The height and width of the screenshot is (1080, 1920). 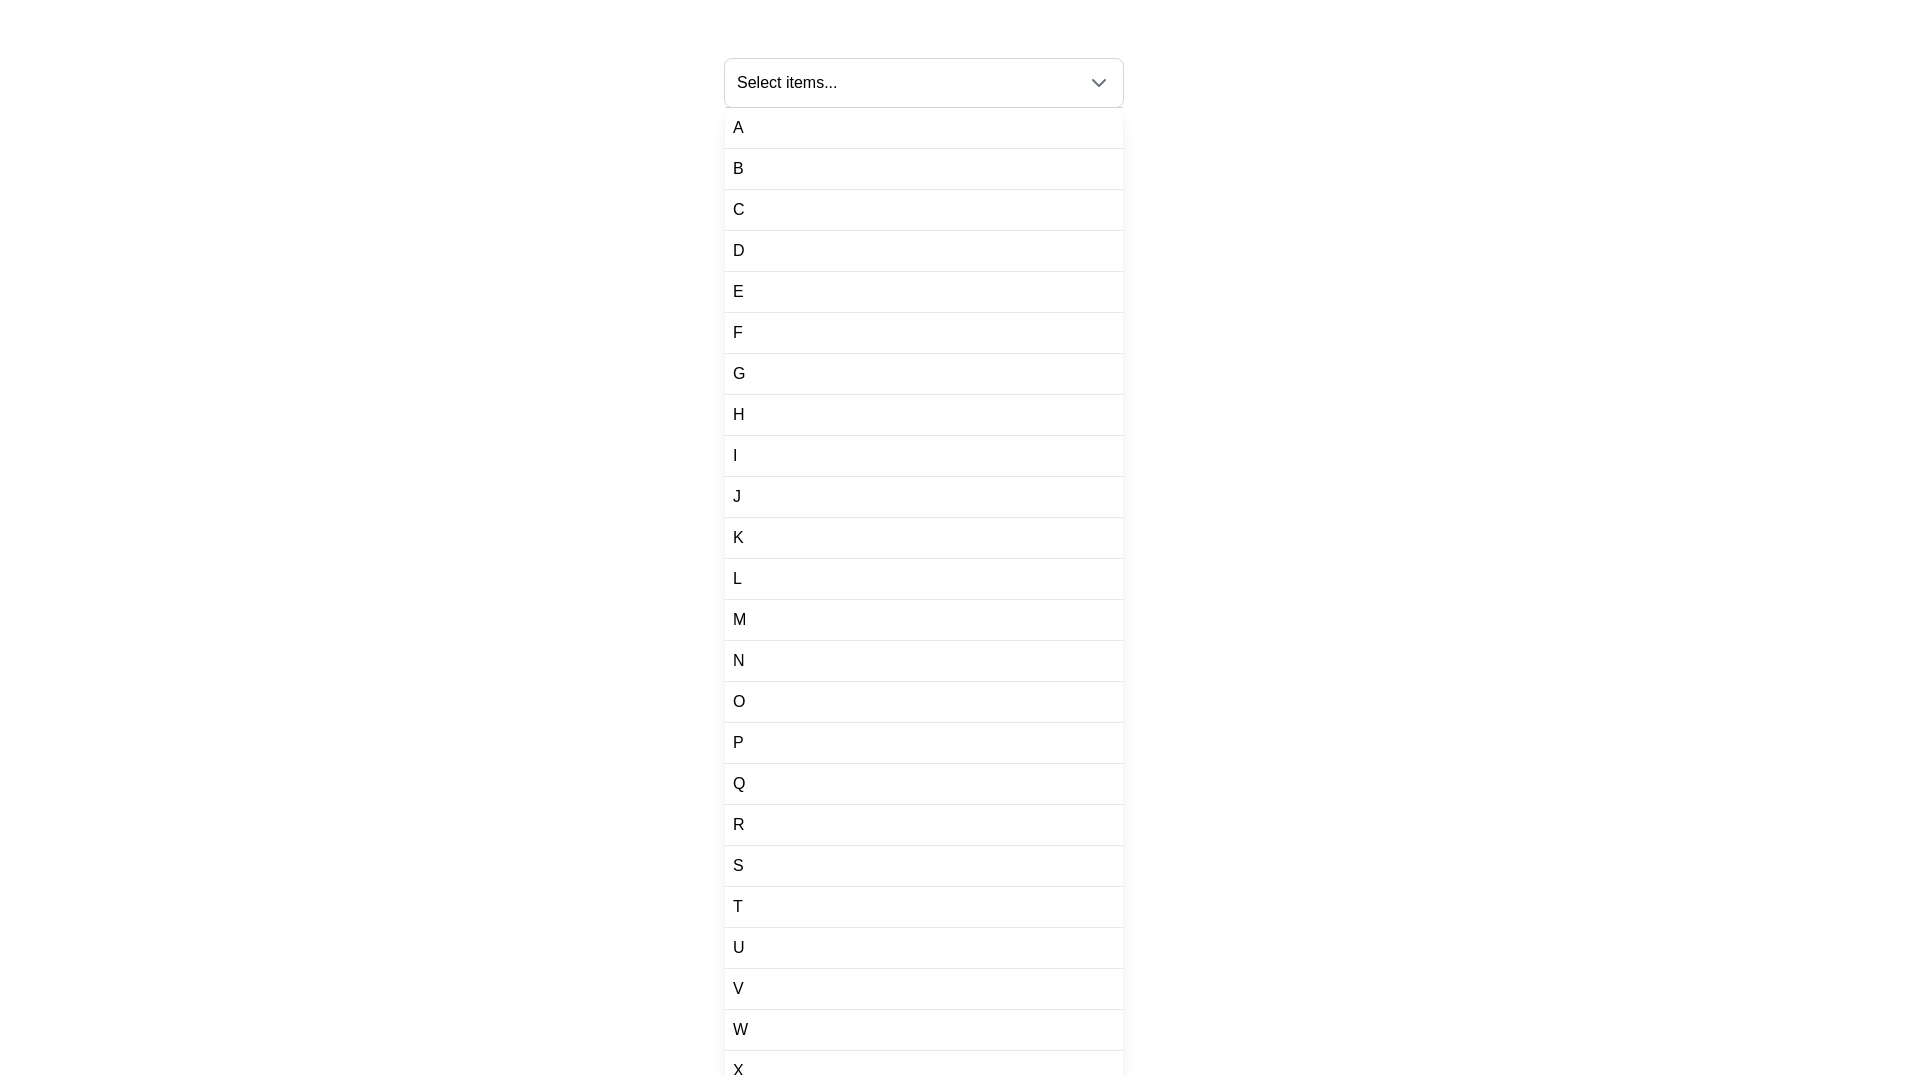 What do you see at coordinates (734, 455) in the screenshot?
I see `the text item representing the letter 'I' in the selectable list` at bounding box center [734, 455].